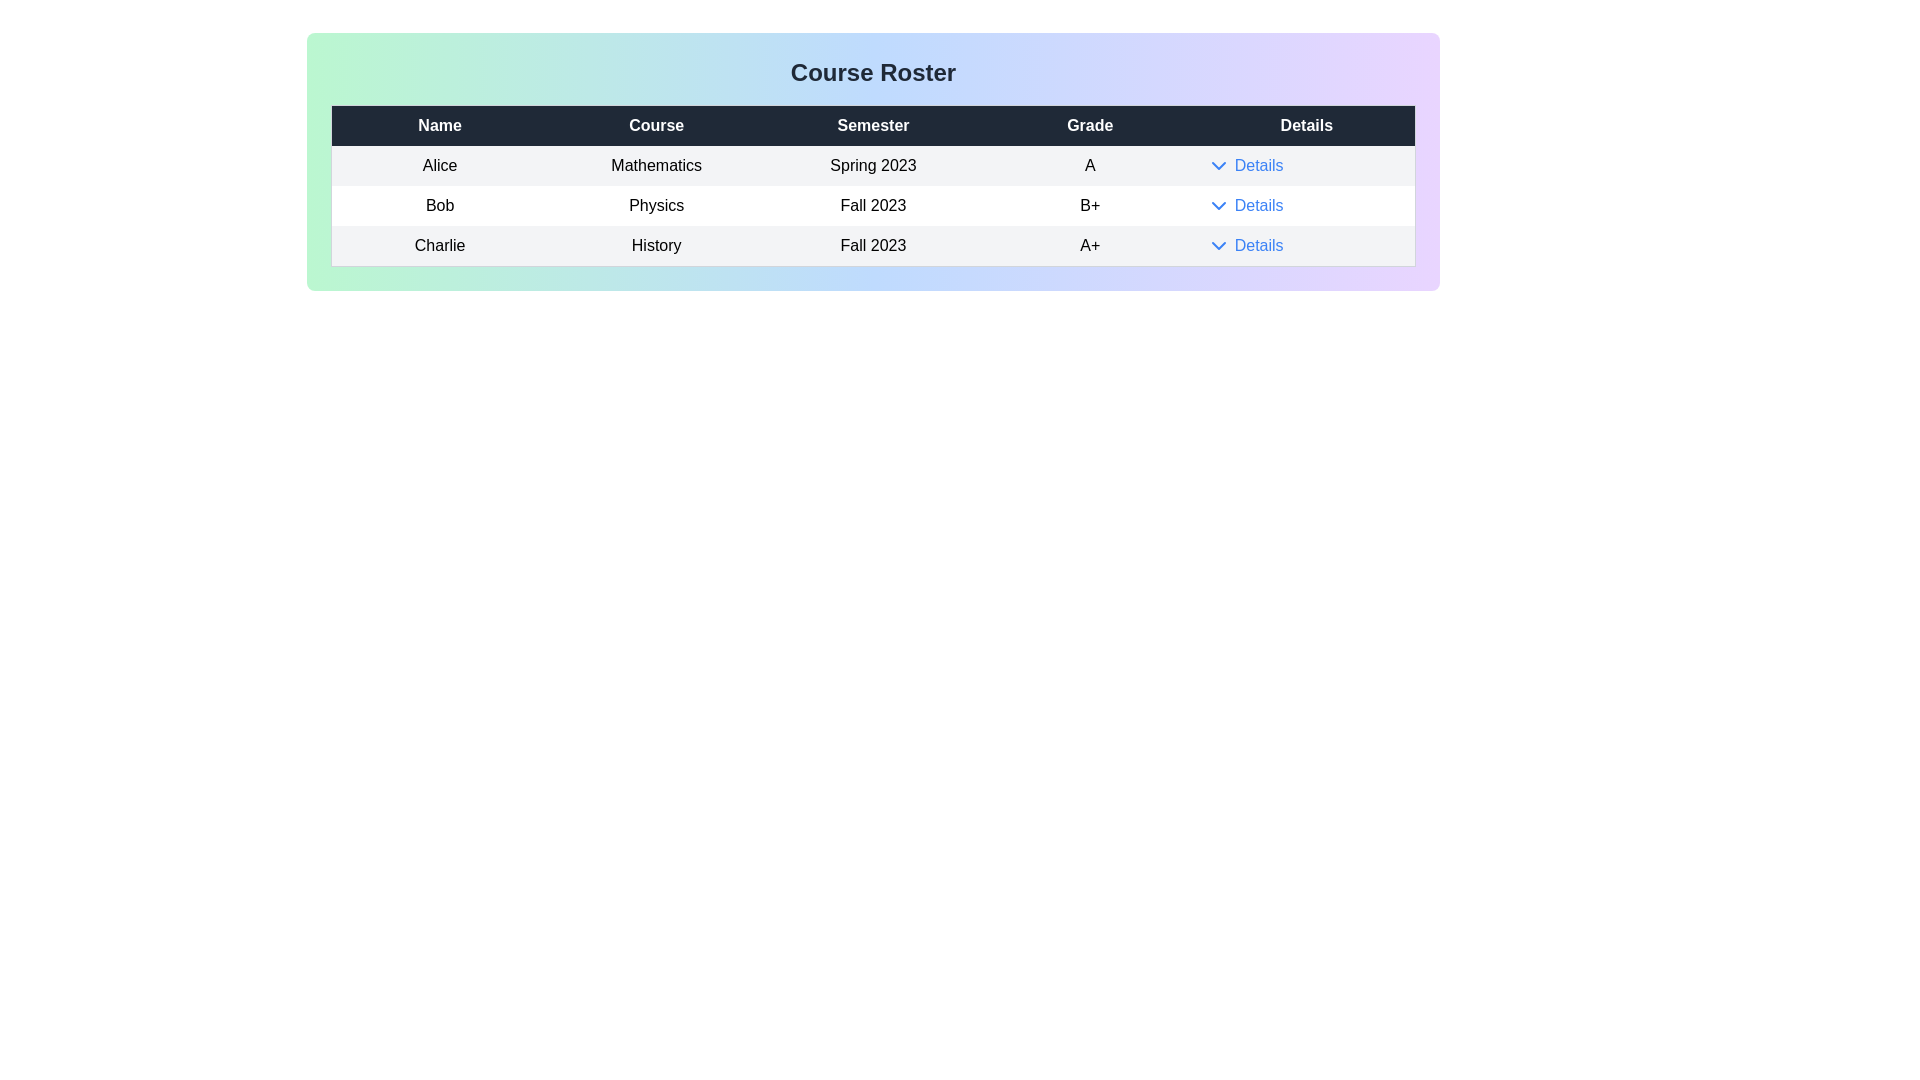 Image resolution: width=1920 pixels, height=1080 pixels. What do you see at coordinates (1307, 125) in the screenshot?
I see `the 'Details' column header cell, which is the fifth column header in the table layout, positioned immediately to the right of the 'Grade' header` at bounding box center [1307, 125].